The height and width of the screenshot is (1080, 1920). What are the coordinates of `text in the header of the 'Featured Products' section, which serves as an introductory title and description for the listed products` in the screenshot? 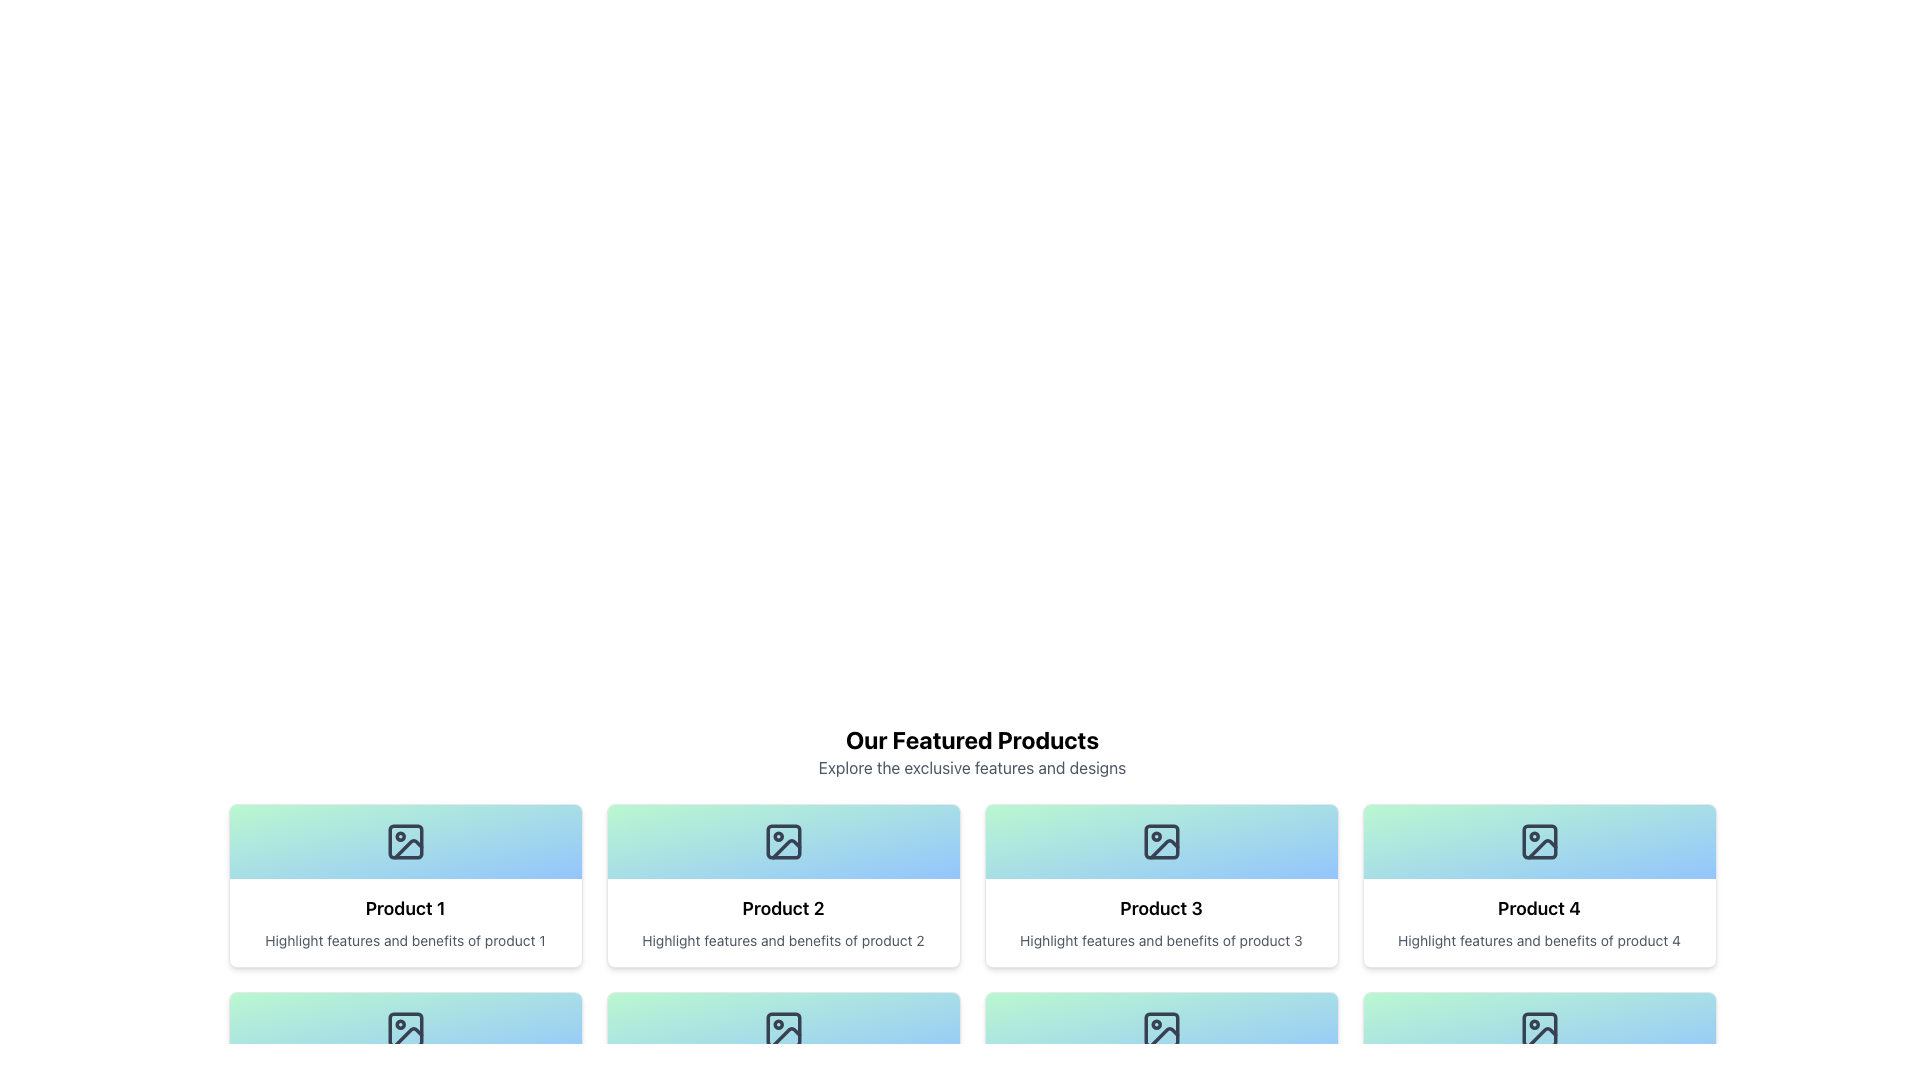 It's located at (972, 752).